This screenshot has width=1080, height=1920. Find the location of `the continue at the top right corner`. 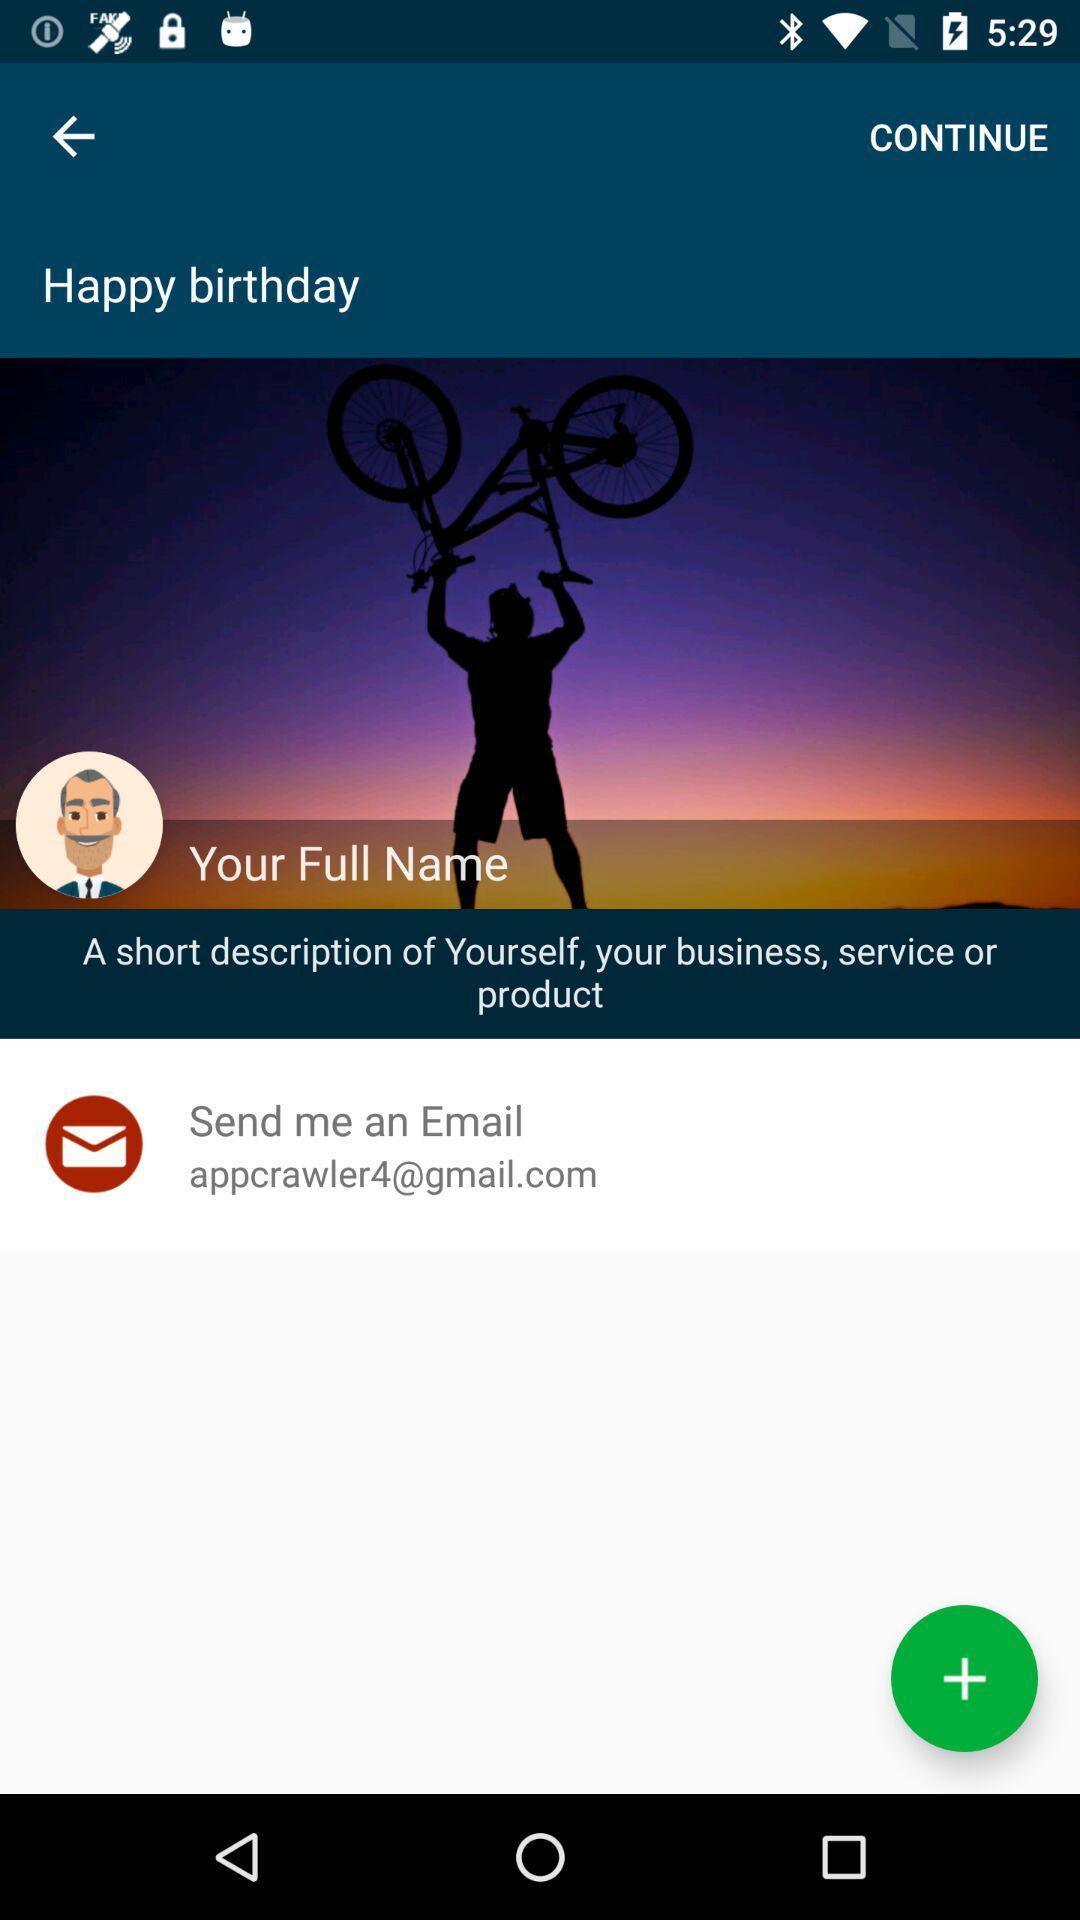

the continue at the top right corner is located at coordinates (957, 135).